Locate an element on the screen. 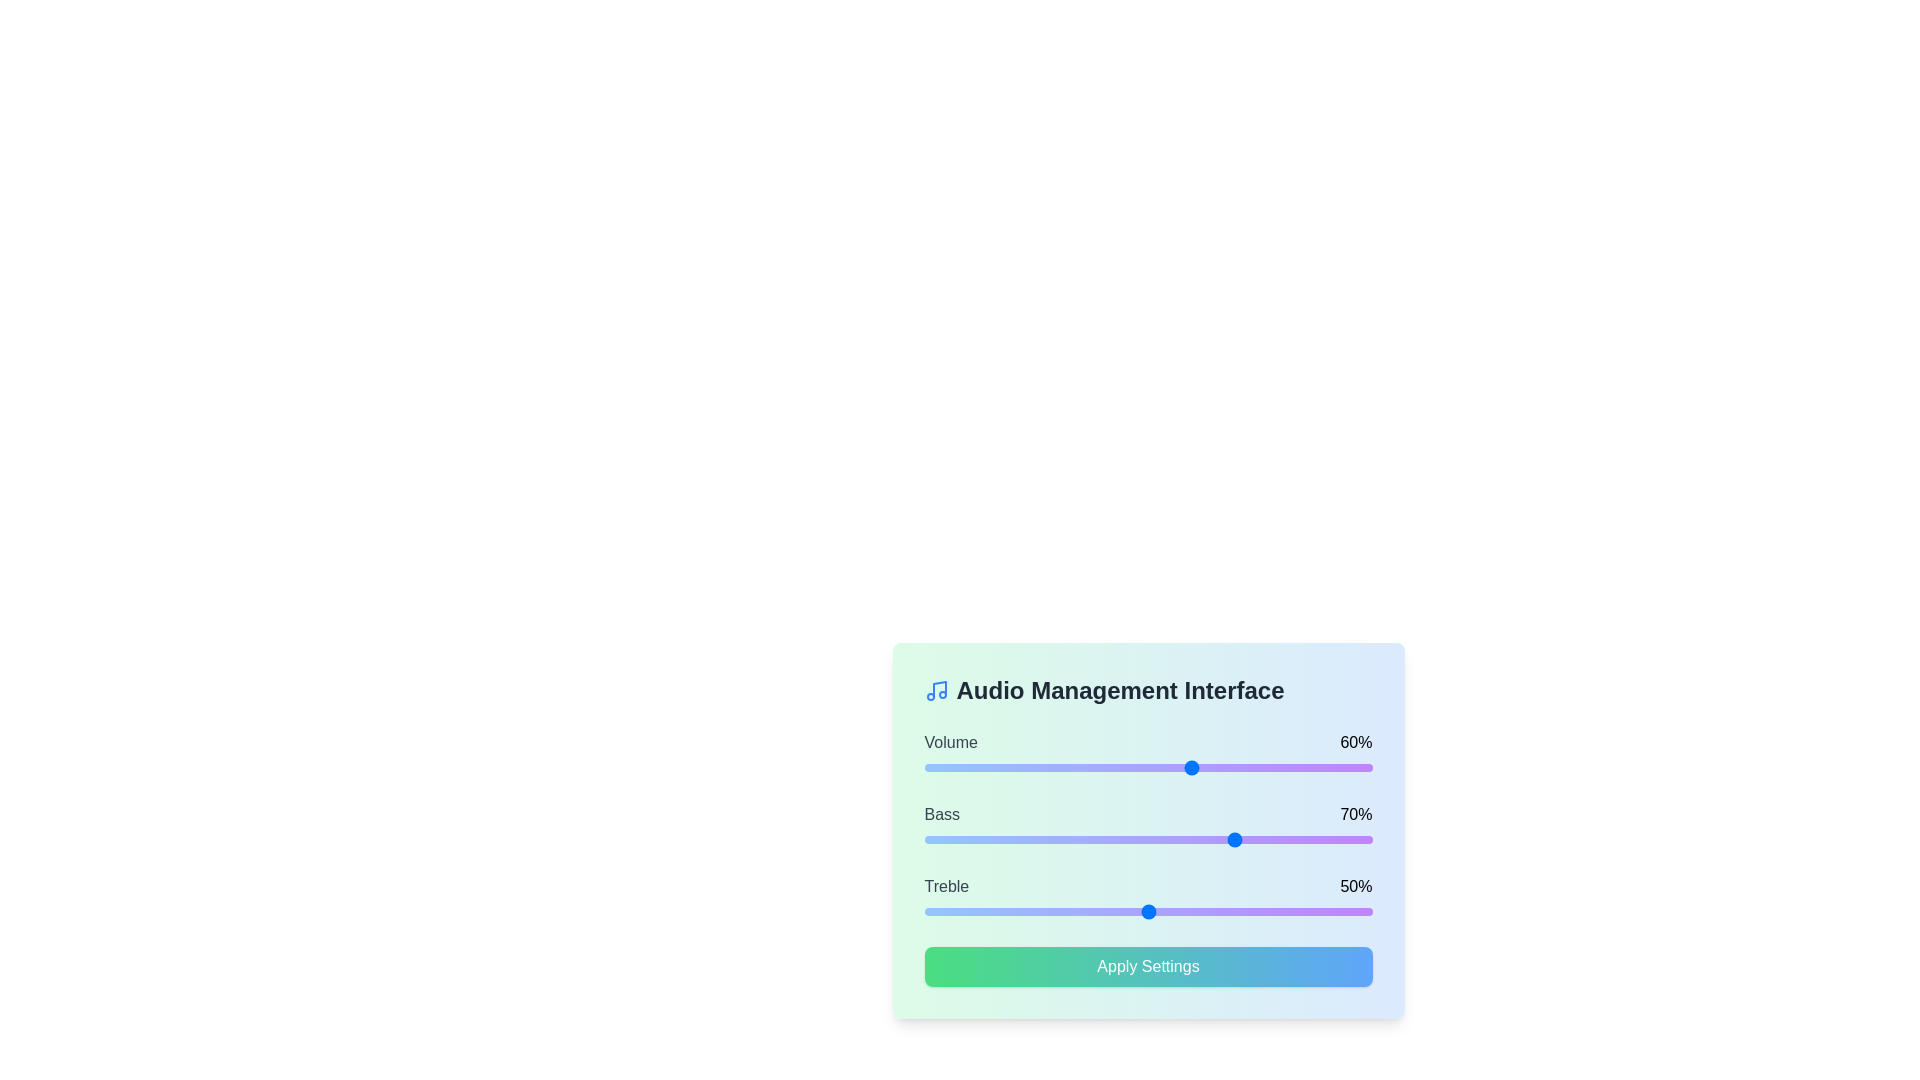 The height and width of the screenshot is (1080, 1920). the horizontal slider input with a gradient-colored bar, currently positioned at approximately 70% of its length, below the label 'Bass' and the percentage value '70%' is located at coordinates (1148, 840).